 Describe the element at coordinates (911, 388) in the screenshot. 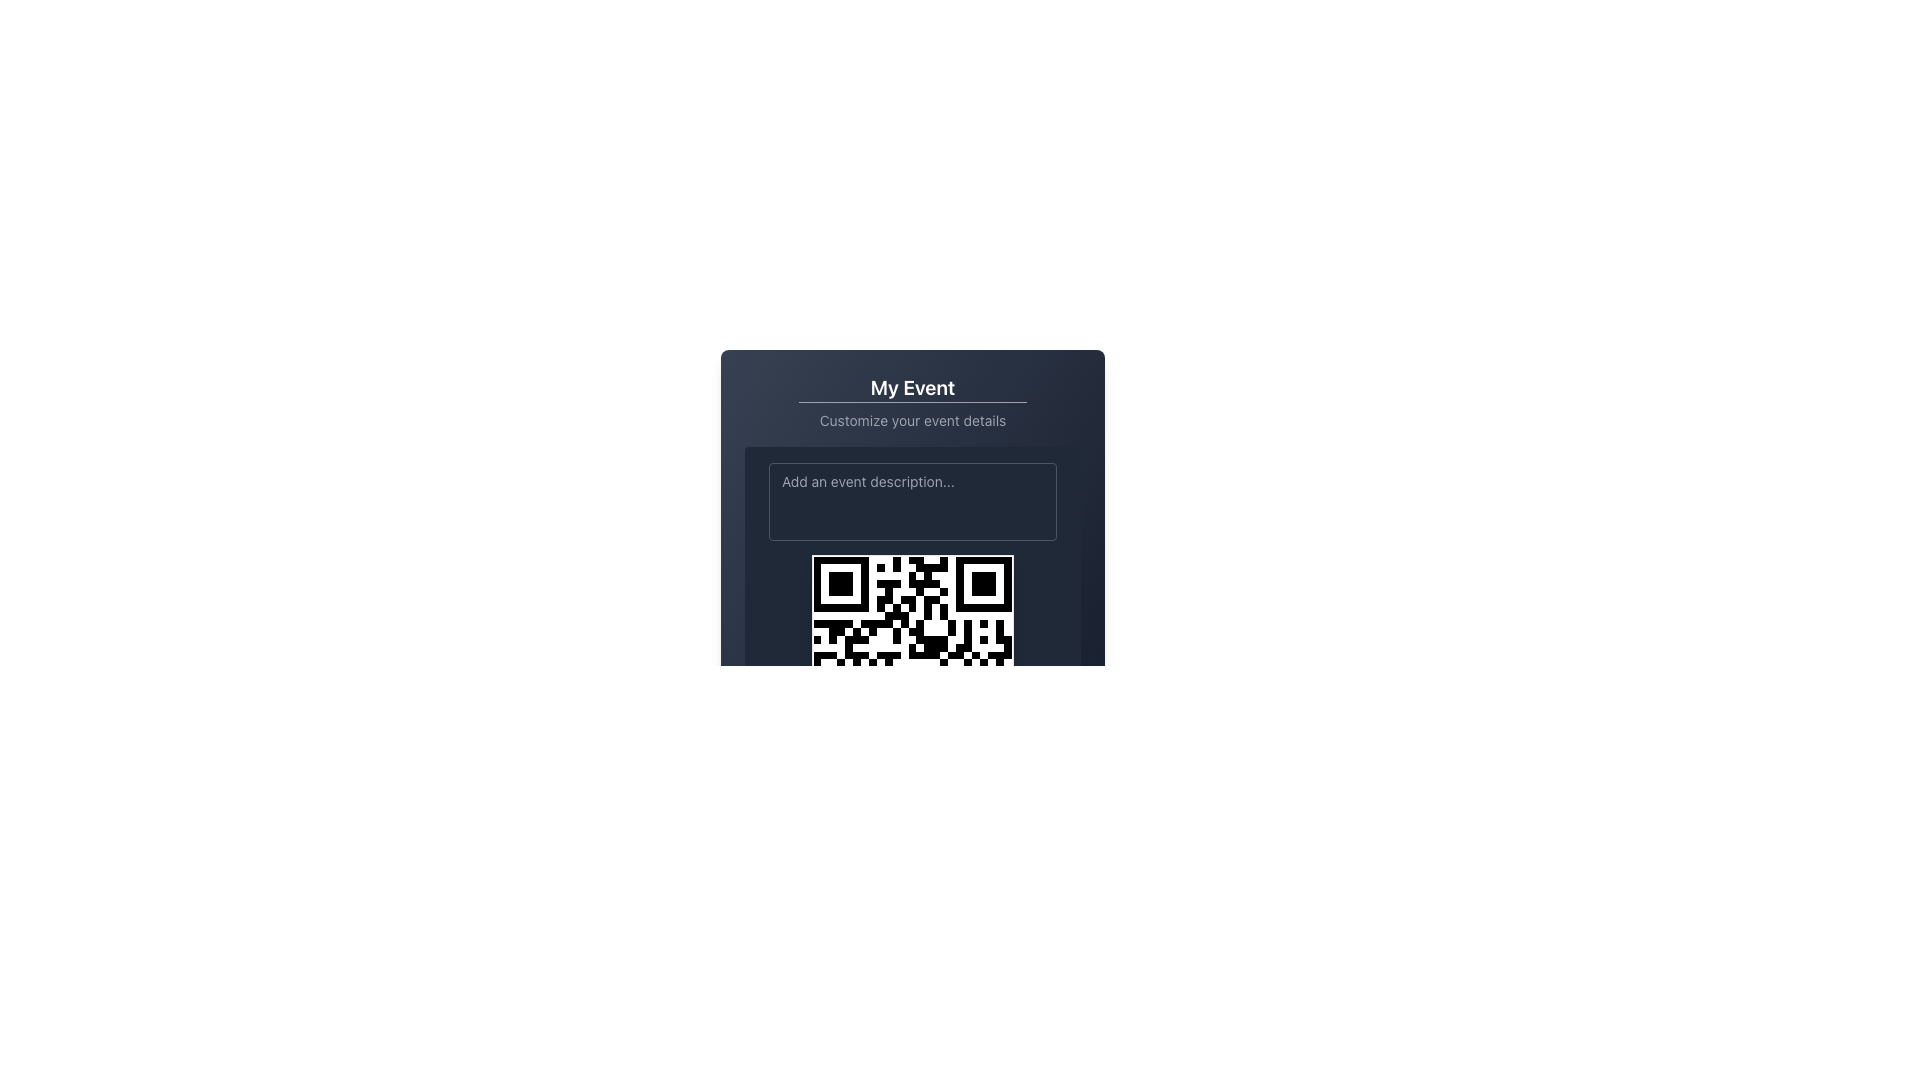

I see `on the title text of the text input field labeled 'My Event', which is prominently displayed in the header section above the descriptive text 'Customize your event details'` at that location.